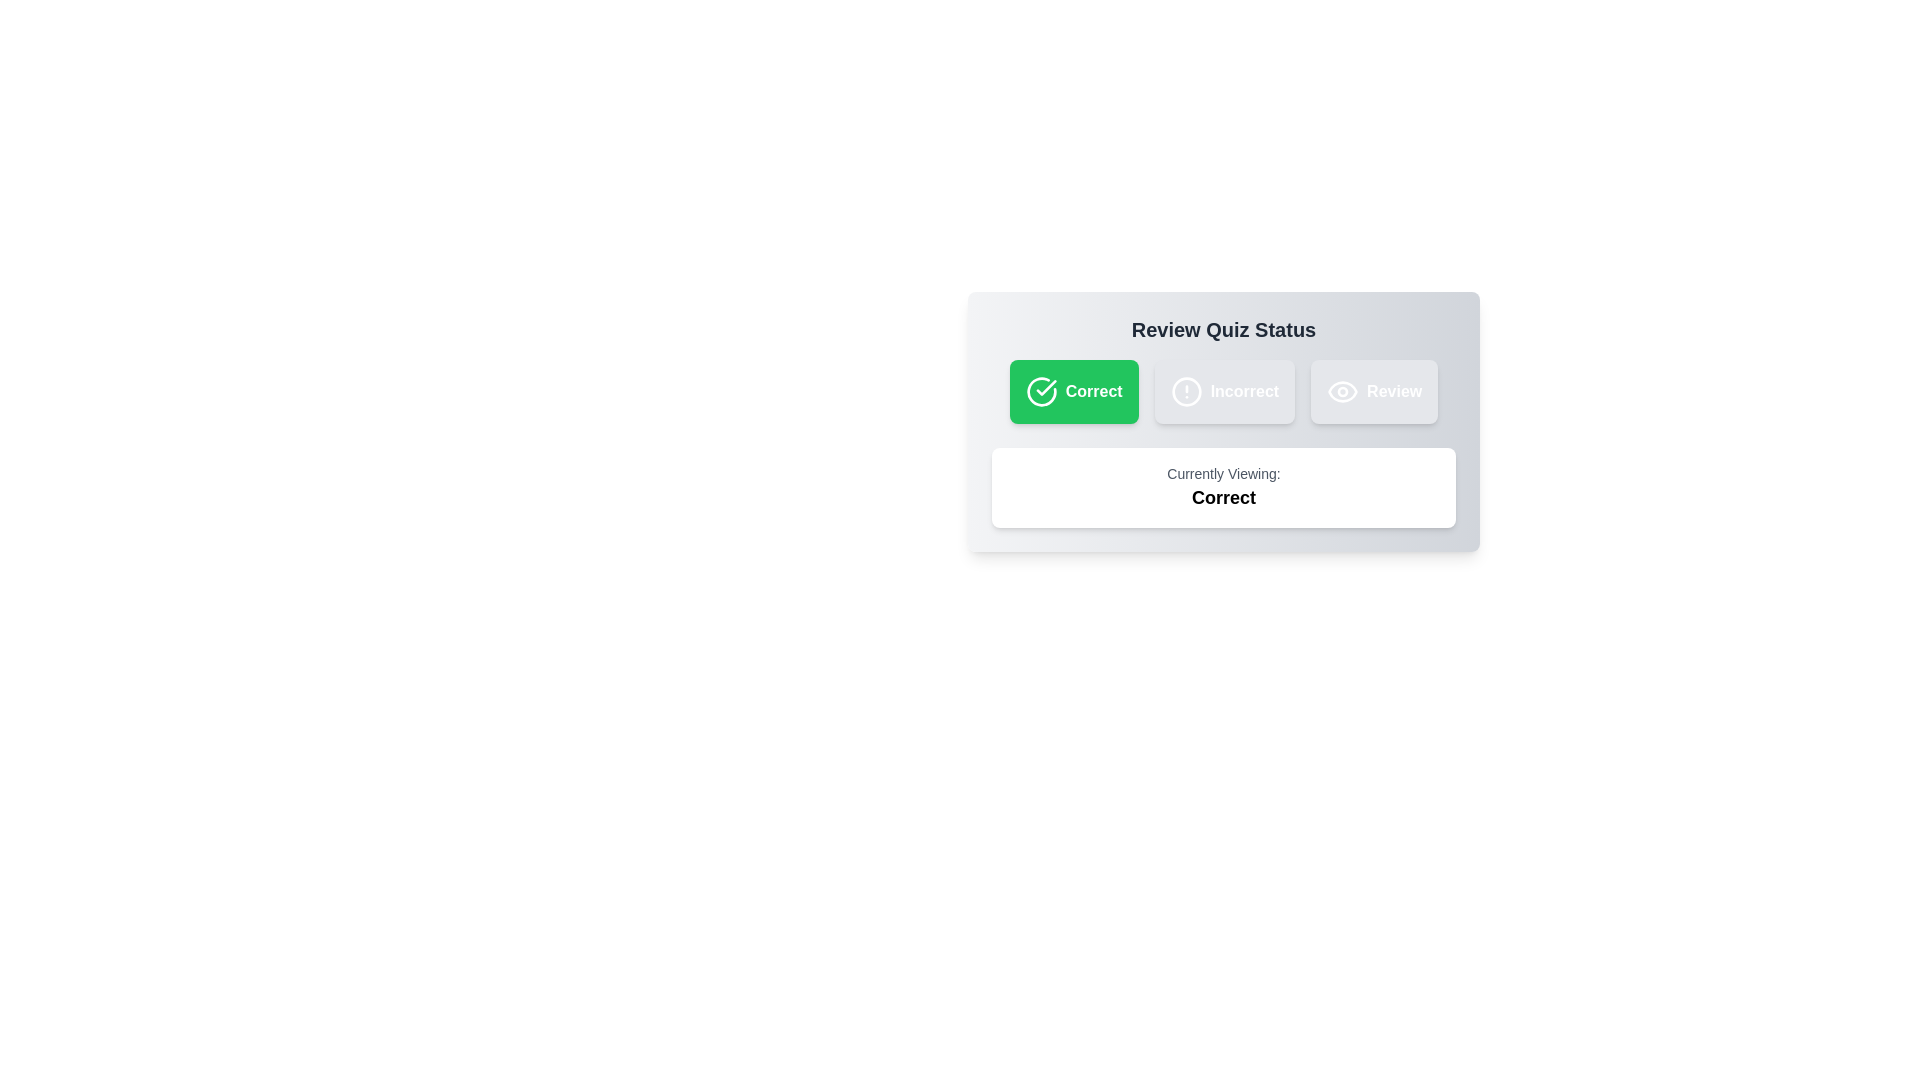  What do you see at coordinates (1223, 392) in the screenshot?
I see `the Incorrect button to change the quiz review status` at bounding box center [1223, 392].